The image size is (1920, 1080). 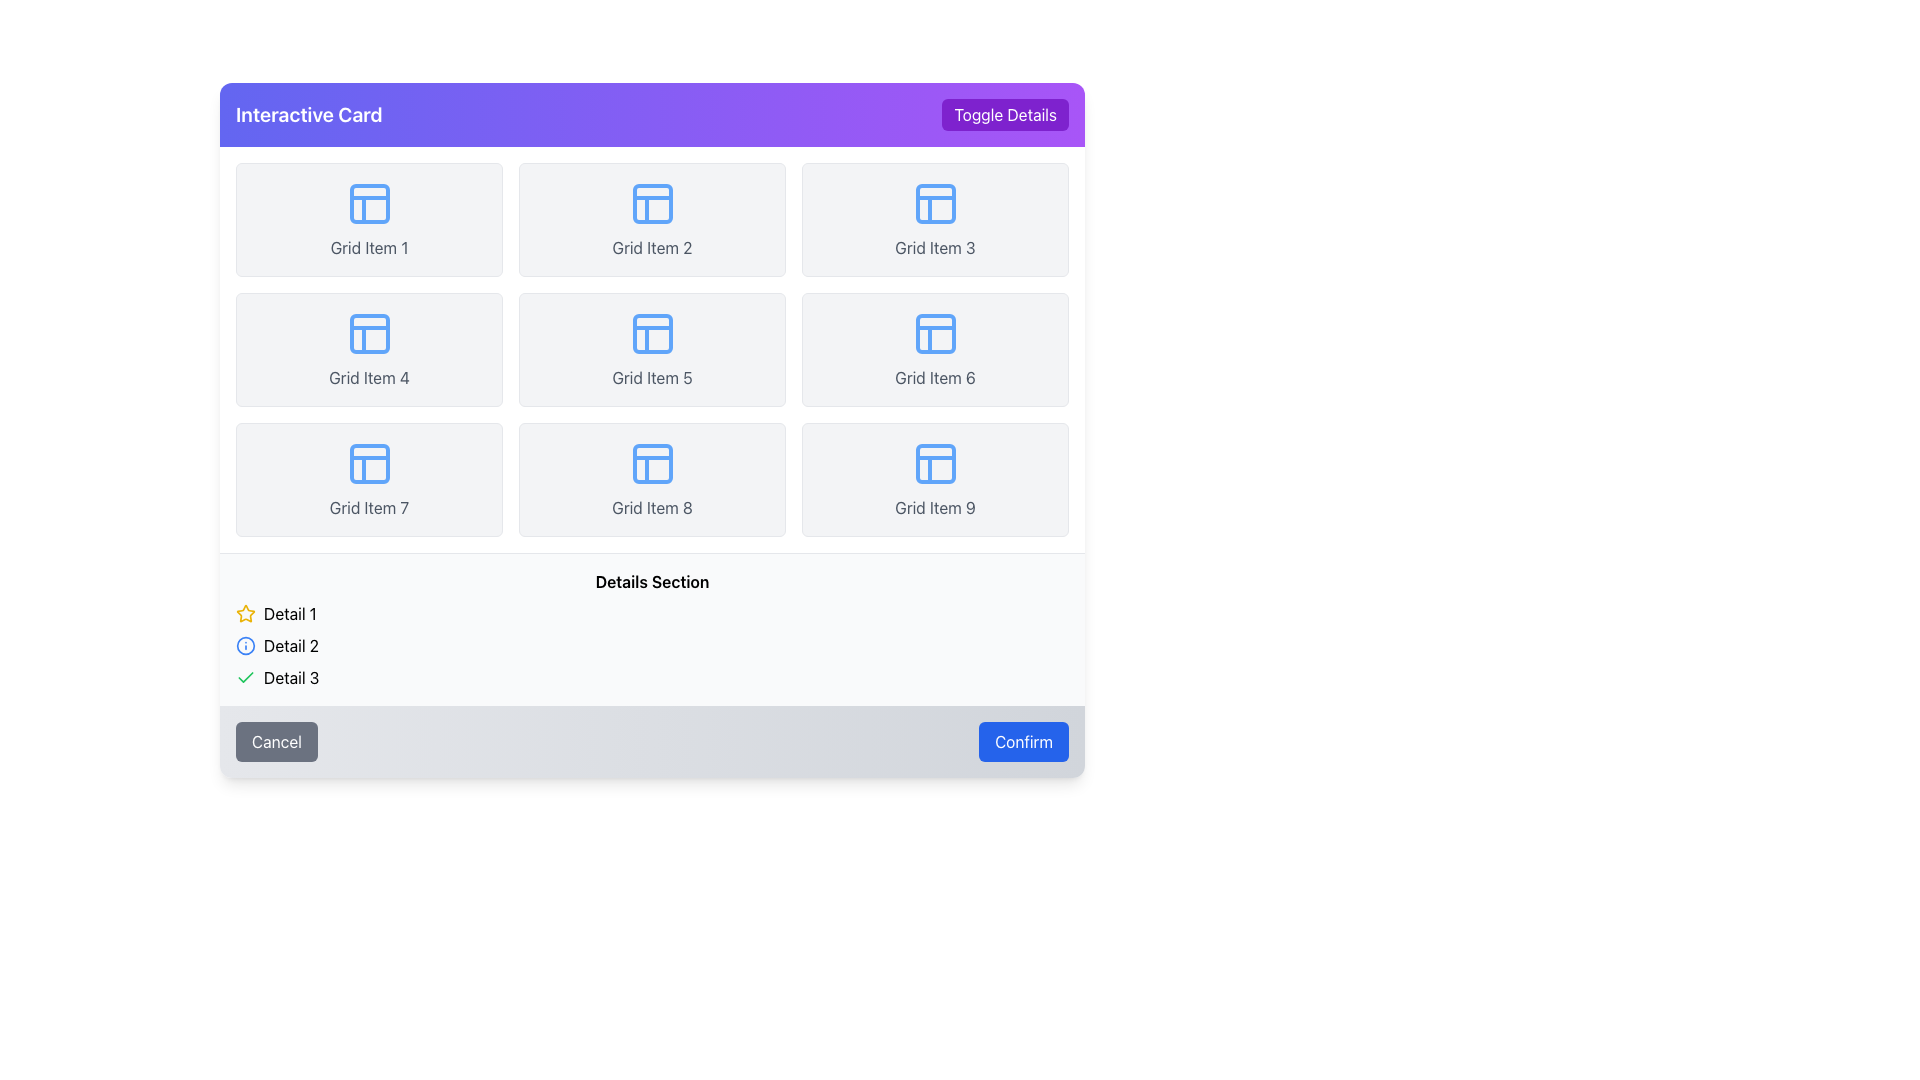 What do you see at coordinates (1005, 115) in the screenshot?
I see `the 'Toggle Details' button with a purple background located at the top-right corner of the 'Interactive Card' panel to observe its hover effects` at bounding box center [1005, 115].